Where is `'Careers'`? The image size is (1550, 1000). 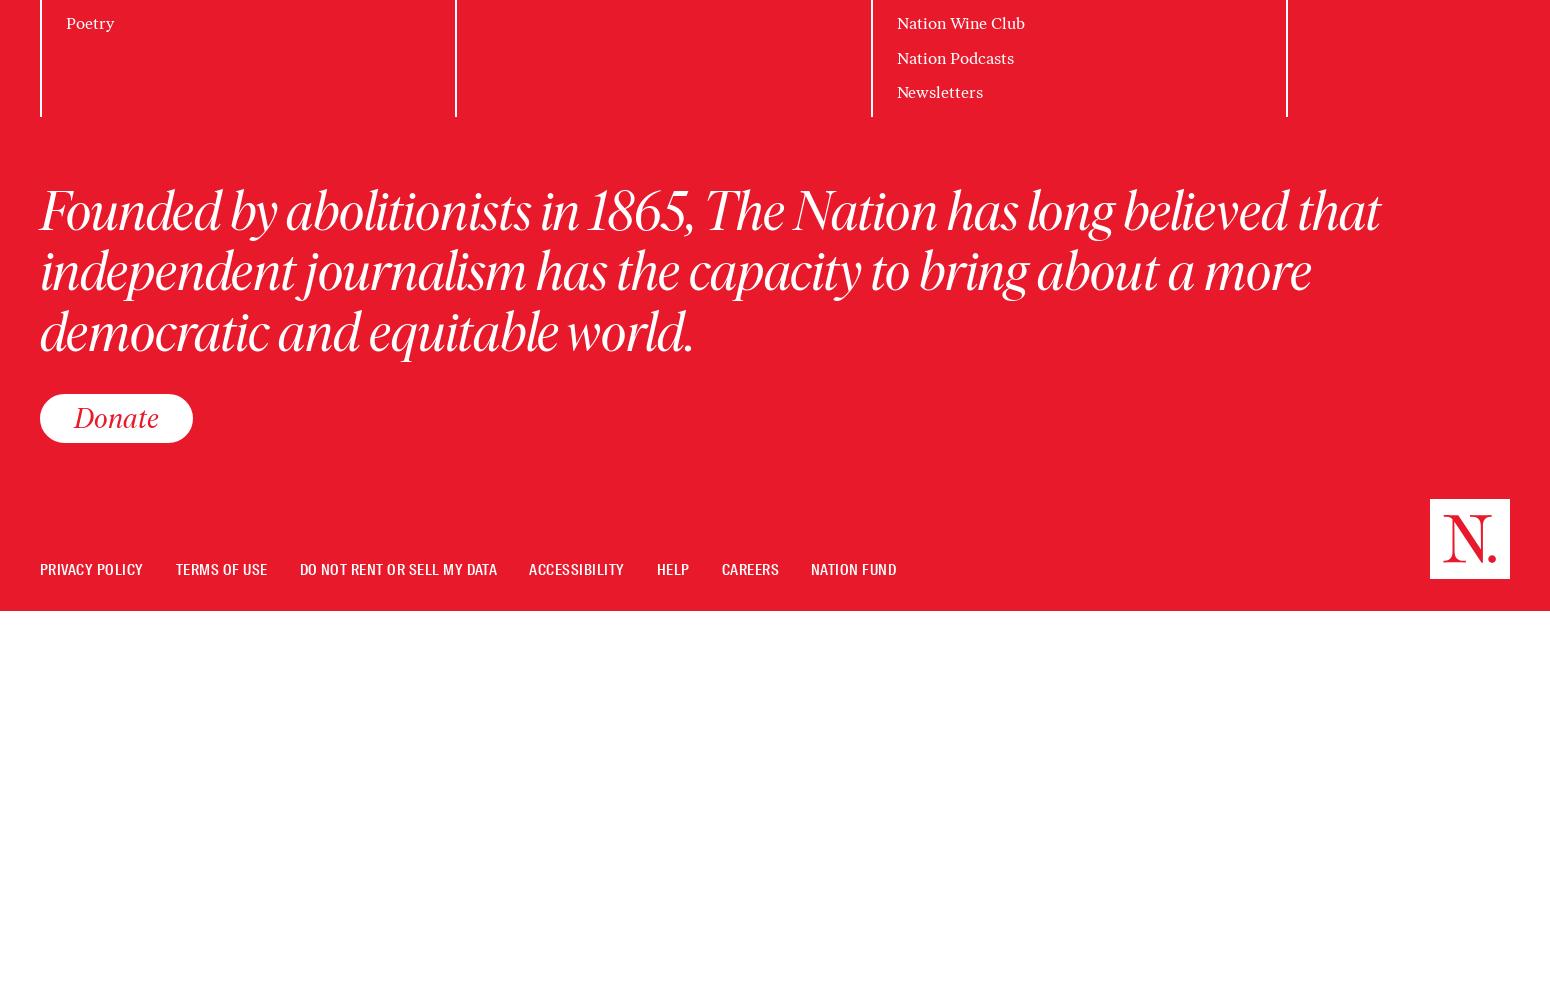 'Careers' is located at coordinates (750, 569).